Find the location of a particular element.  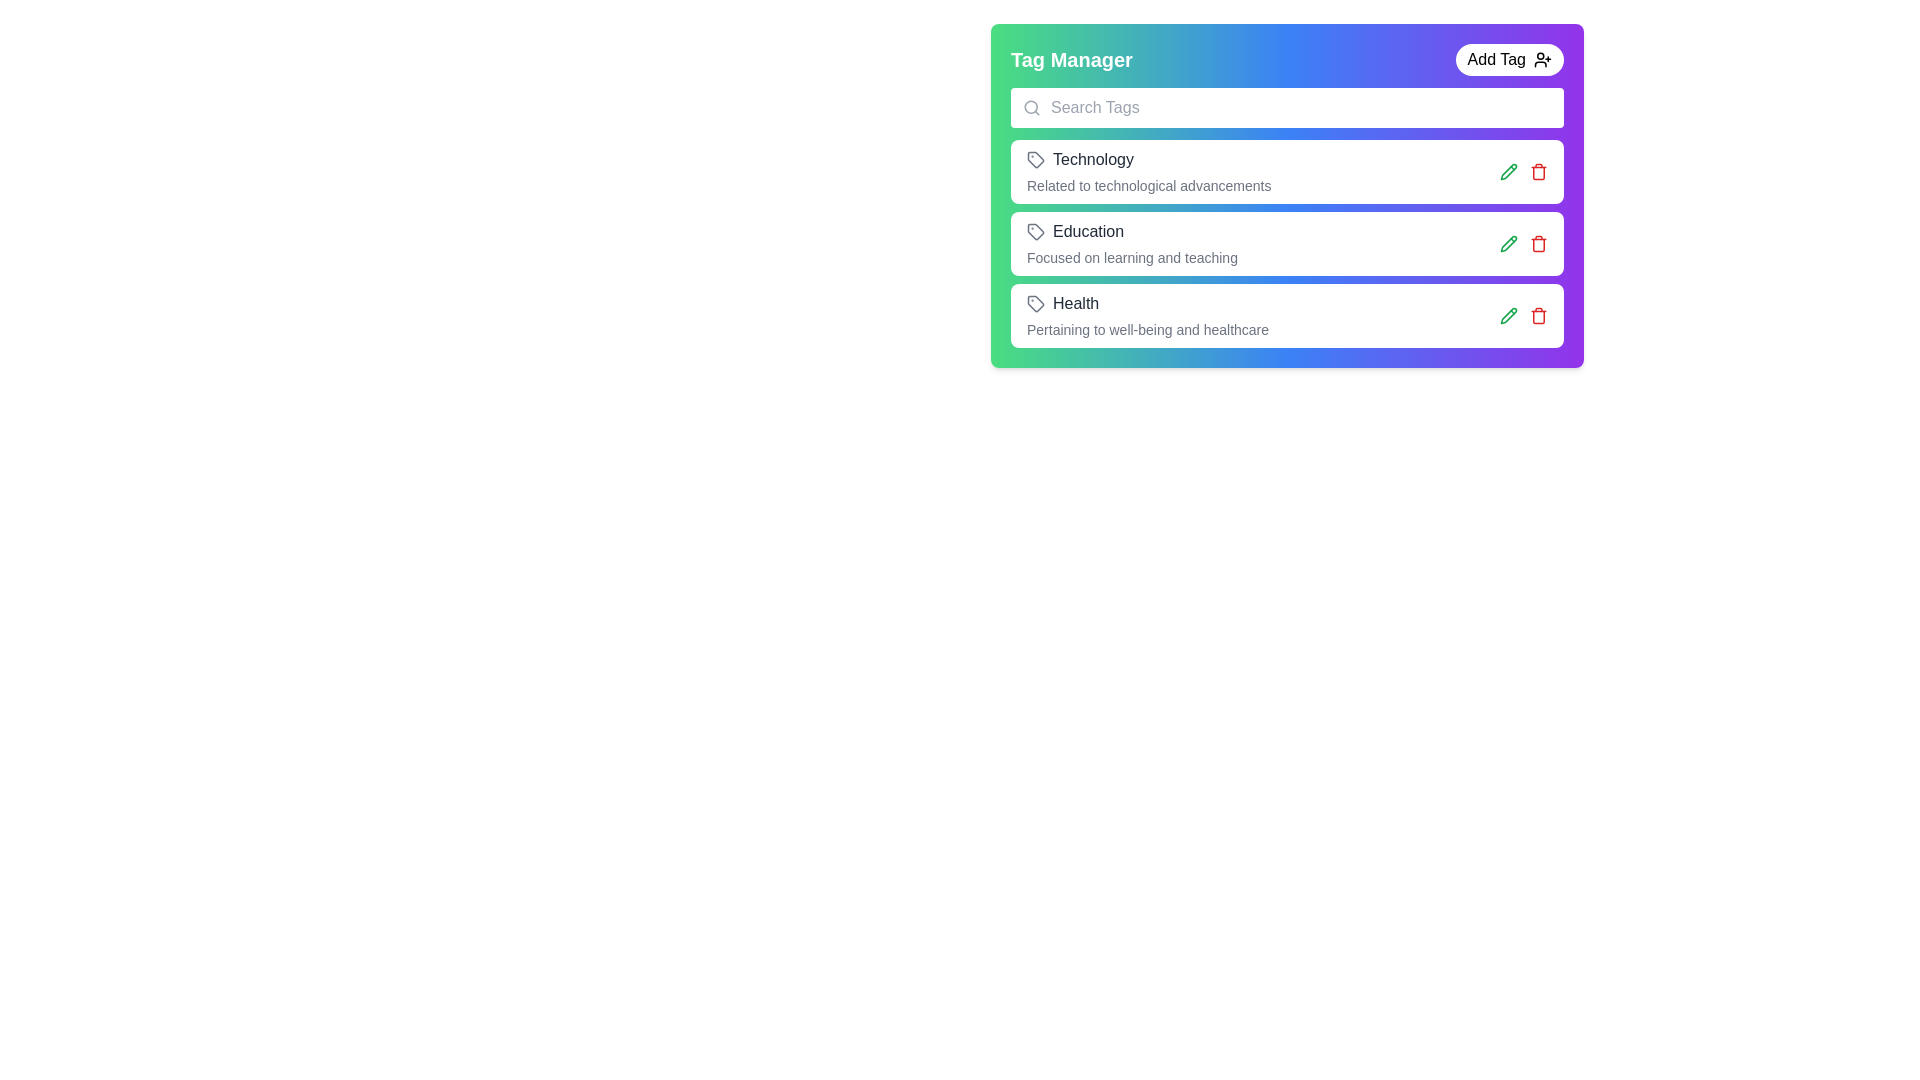

the trash icon button in the tag manager interface is located at coordinates (1538, 315).